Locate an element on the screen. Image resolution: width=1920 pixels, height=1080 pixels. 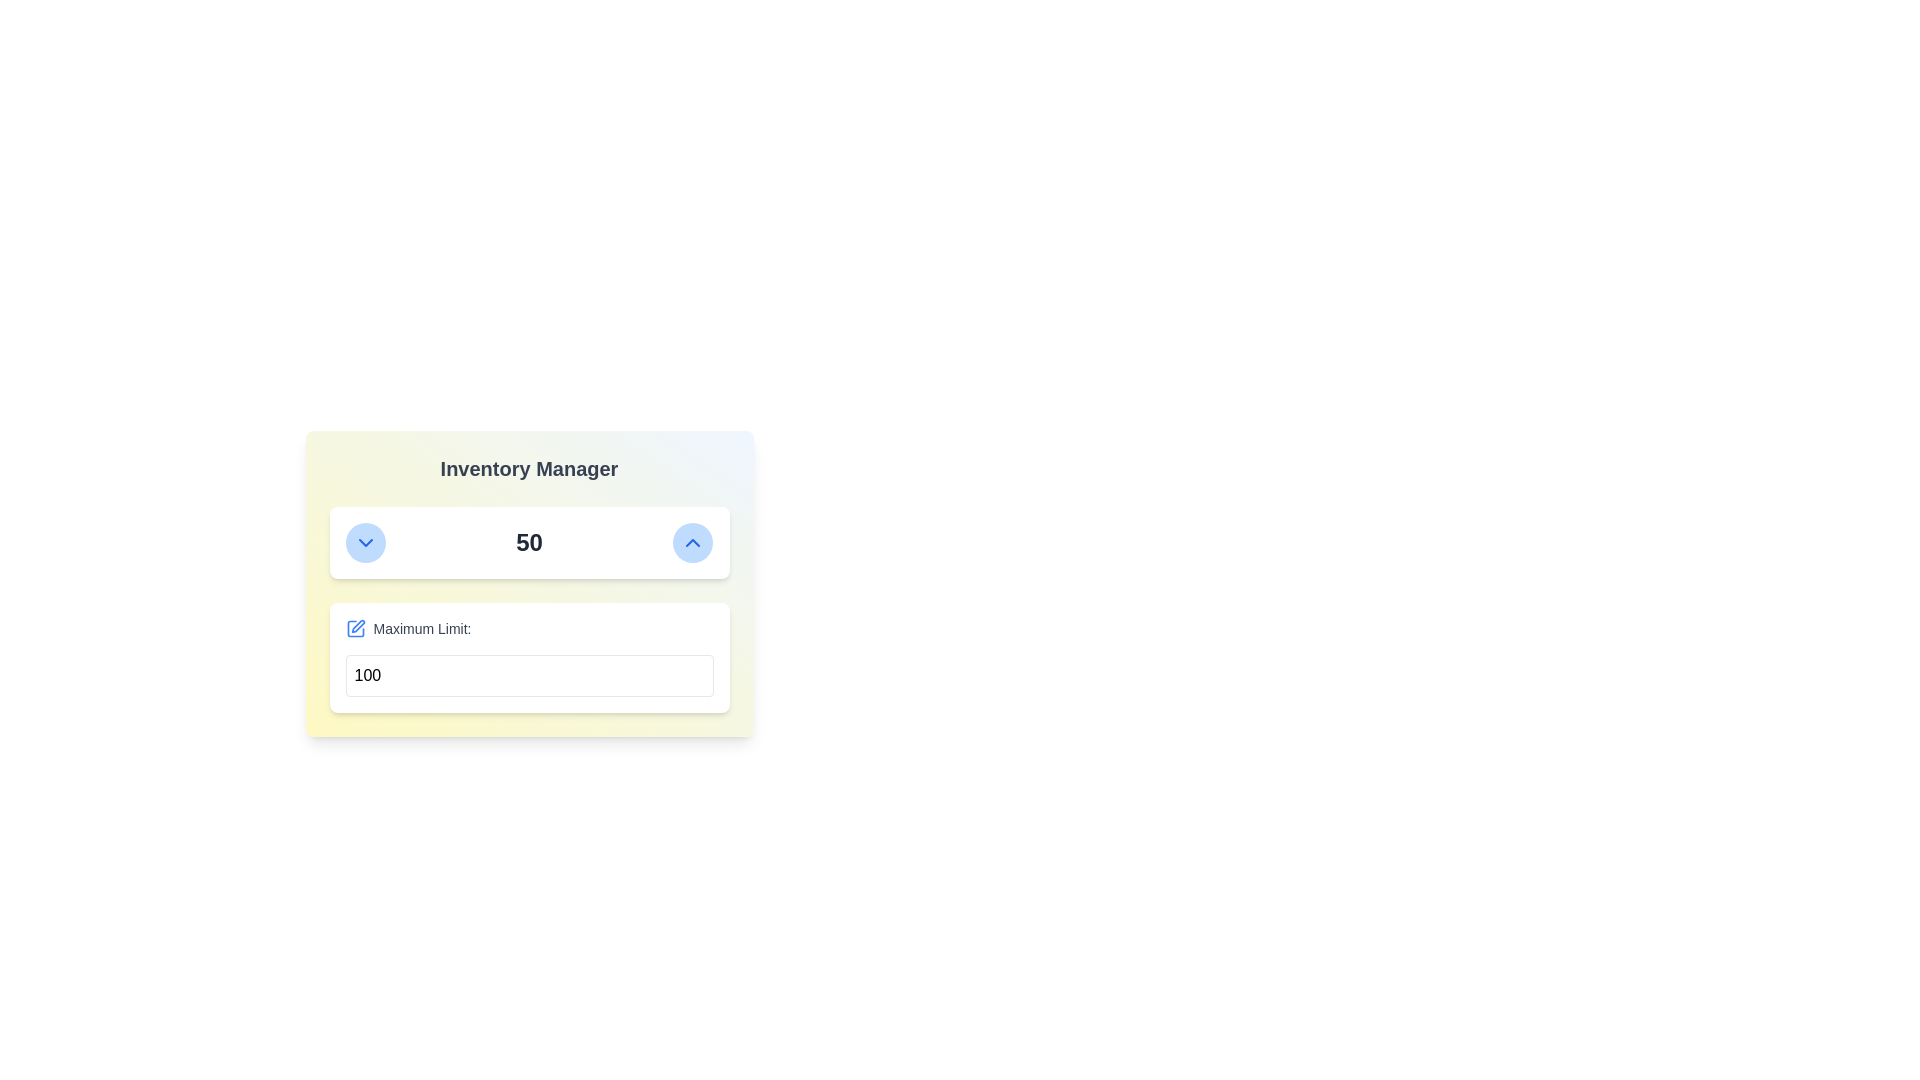
the editable input field in the 'Inventory Manager' card is located at coordinates (529, 658).